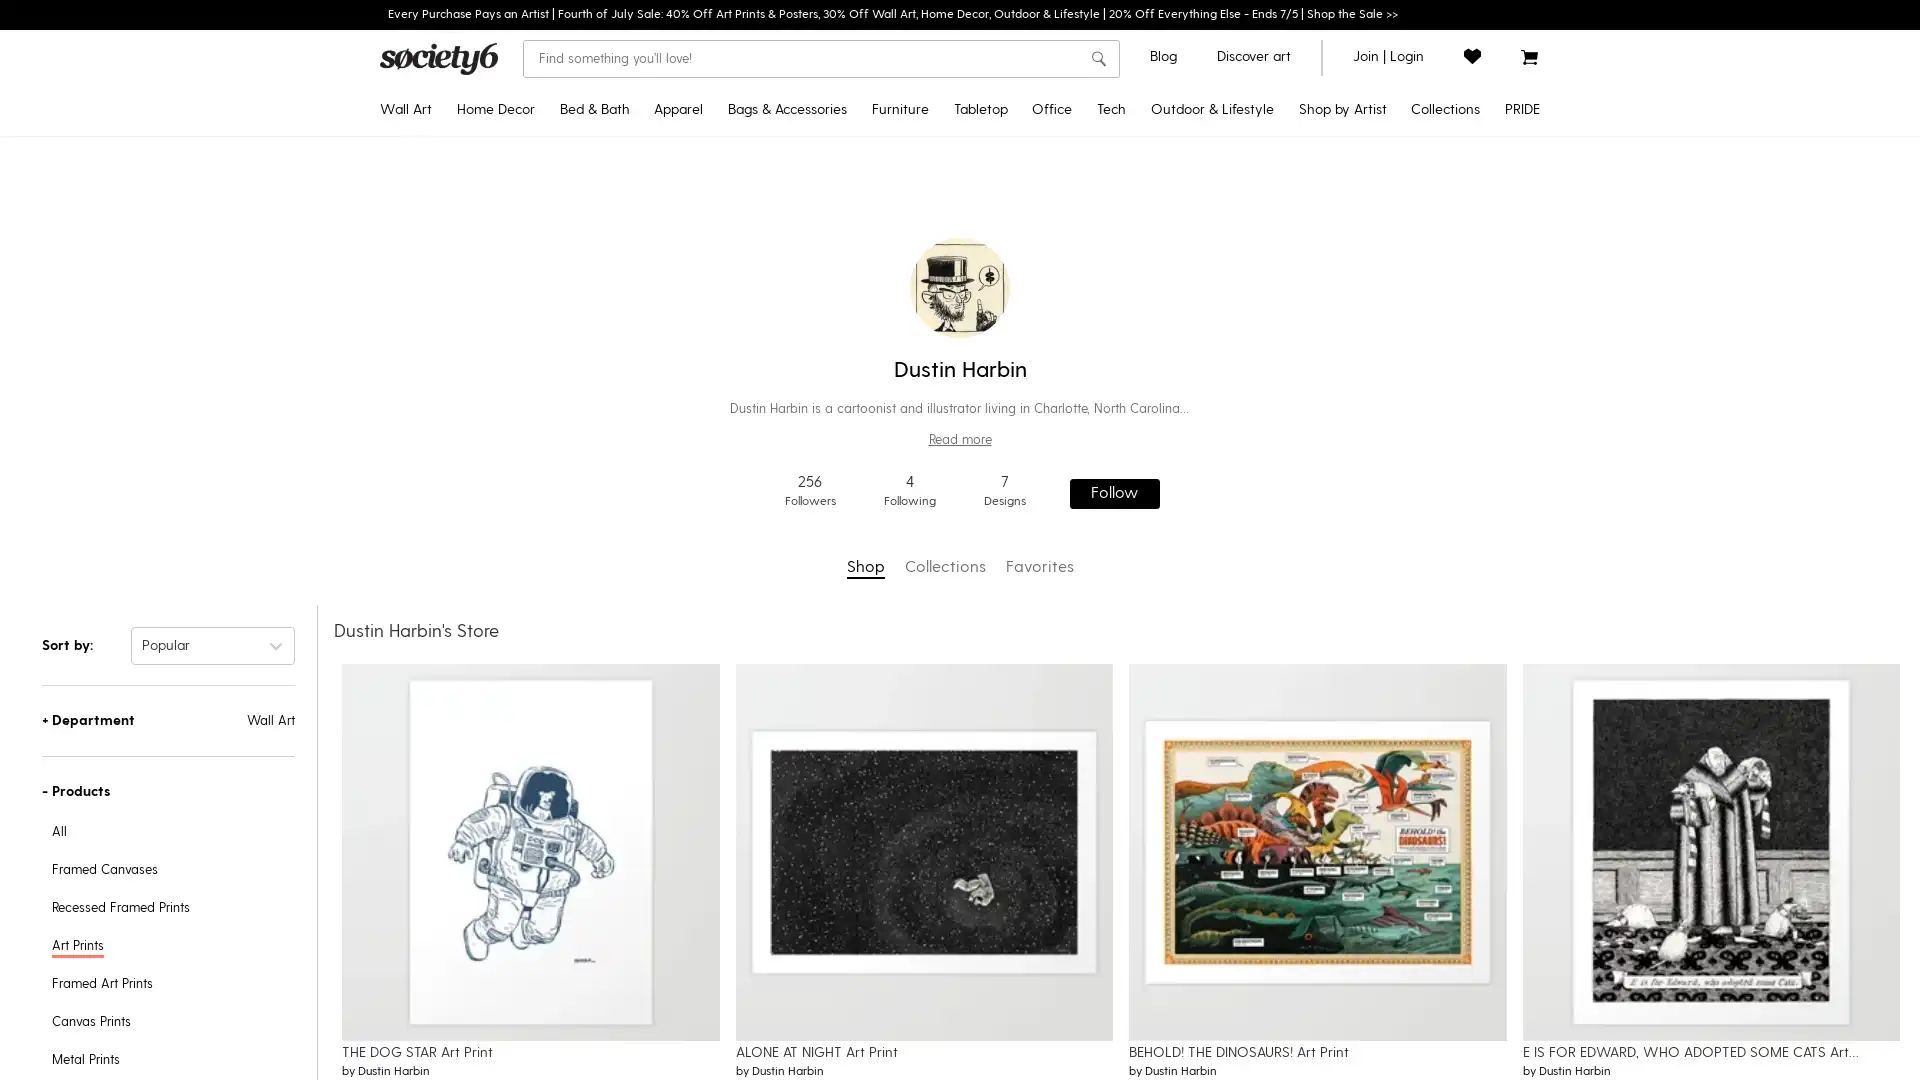 The height and width of the screenshot is (1080, 1920). I want to click on +Department Wall Art, so click(168, 720).